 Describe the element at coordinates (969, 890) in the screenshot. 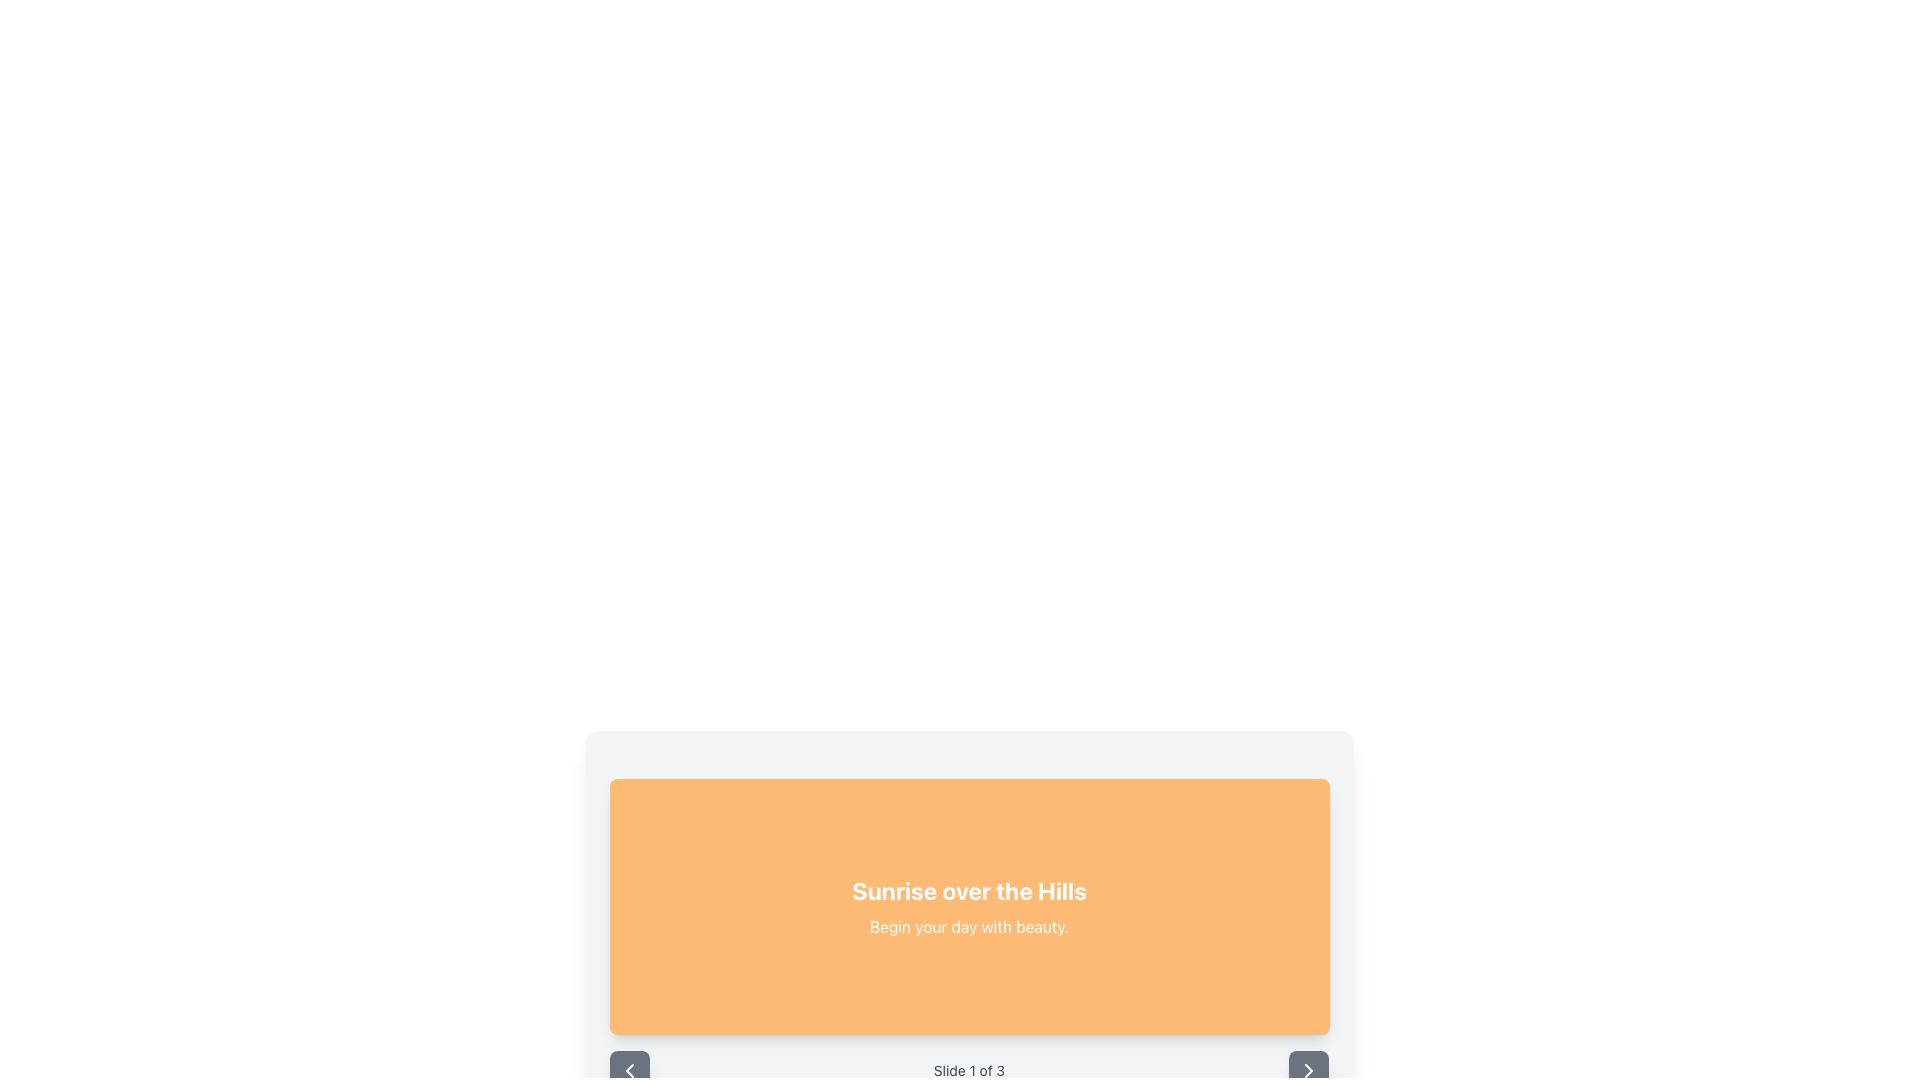

I see `text displayed in the large, bold, white font saying 'Sunrise over the Hills', which is centrally positioned within an orange rectangular background` at that location.